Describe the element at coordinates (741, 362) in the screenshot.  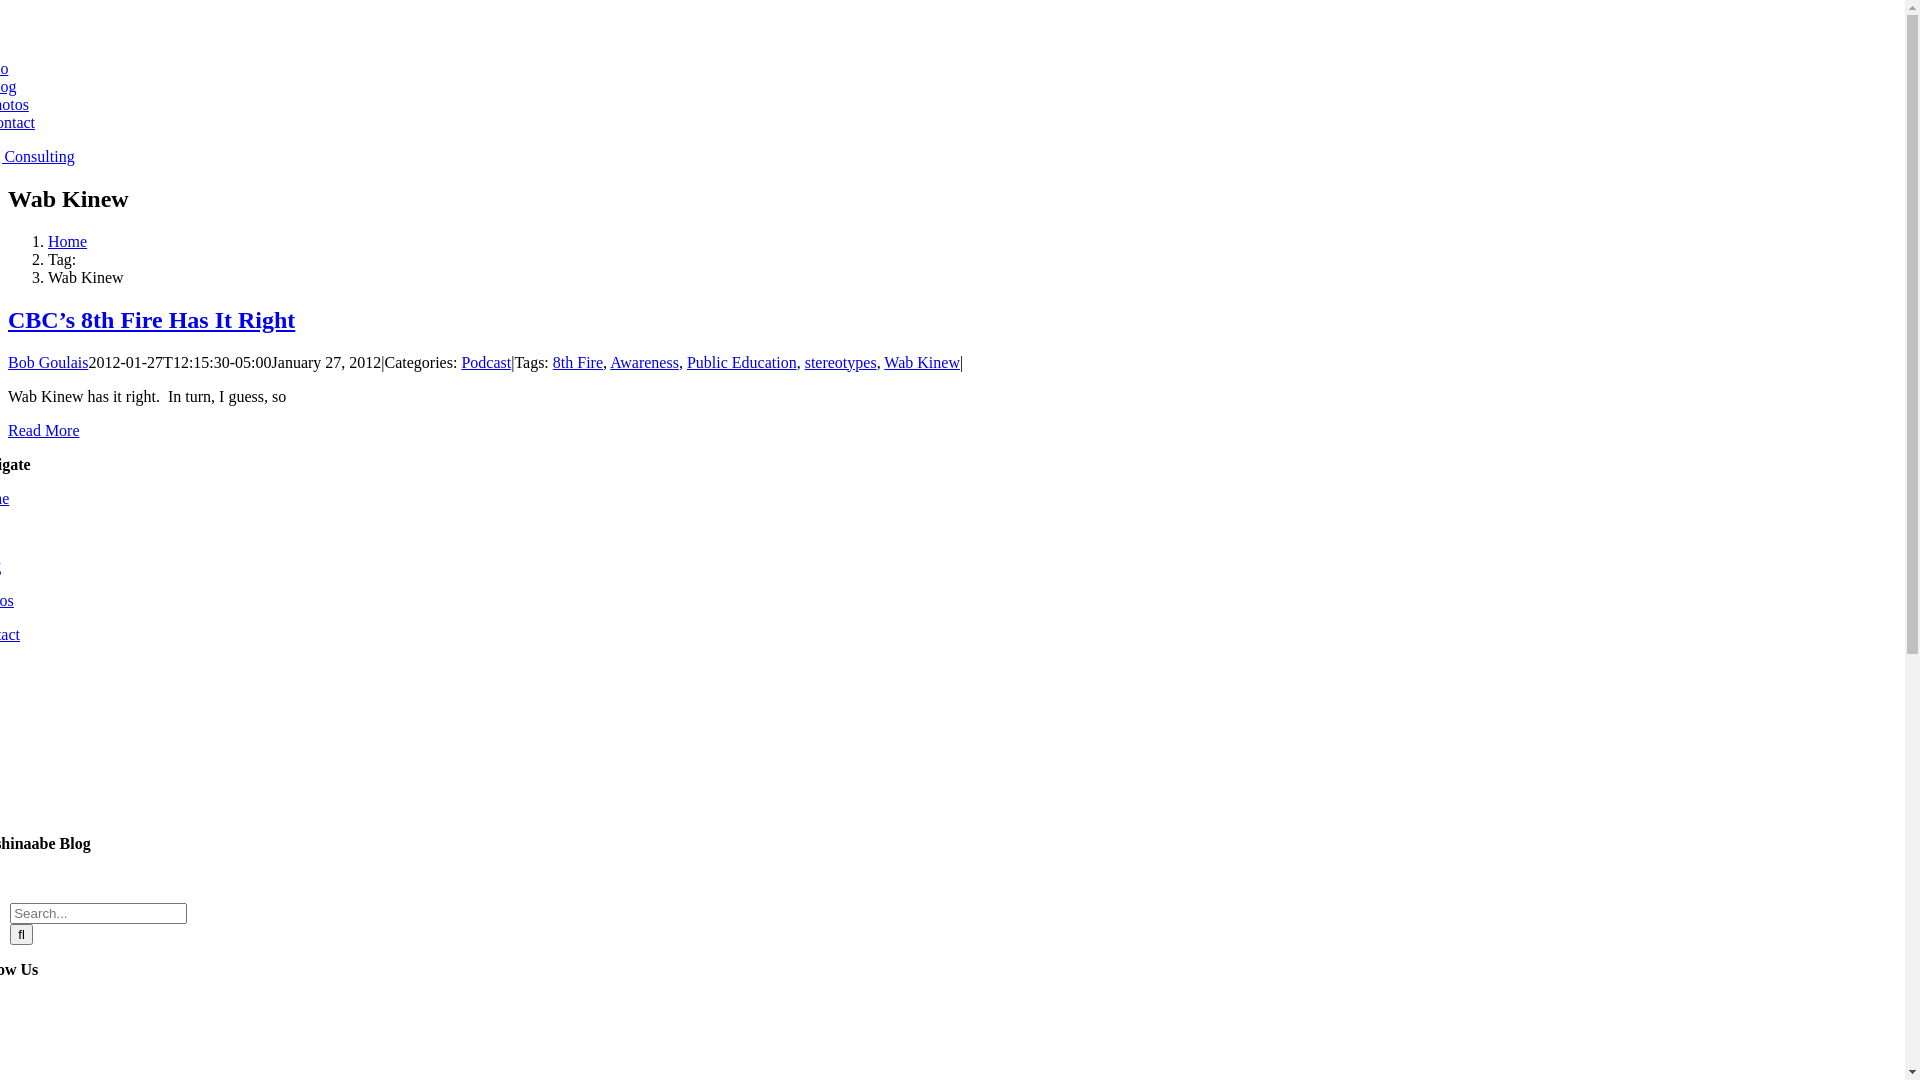
I see `'Public Education'` at that location.